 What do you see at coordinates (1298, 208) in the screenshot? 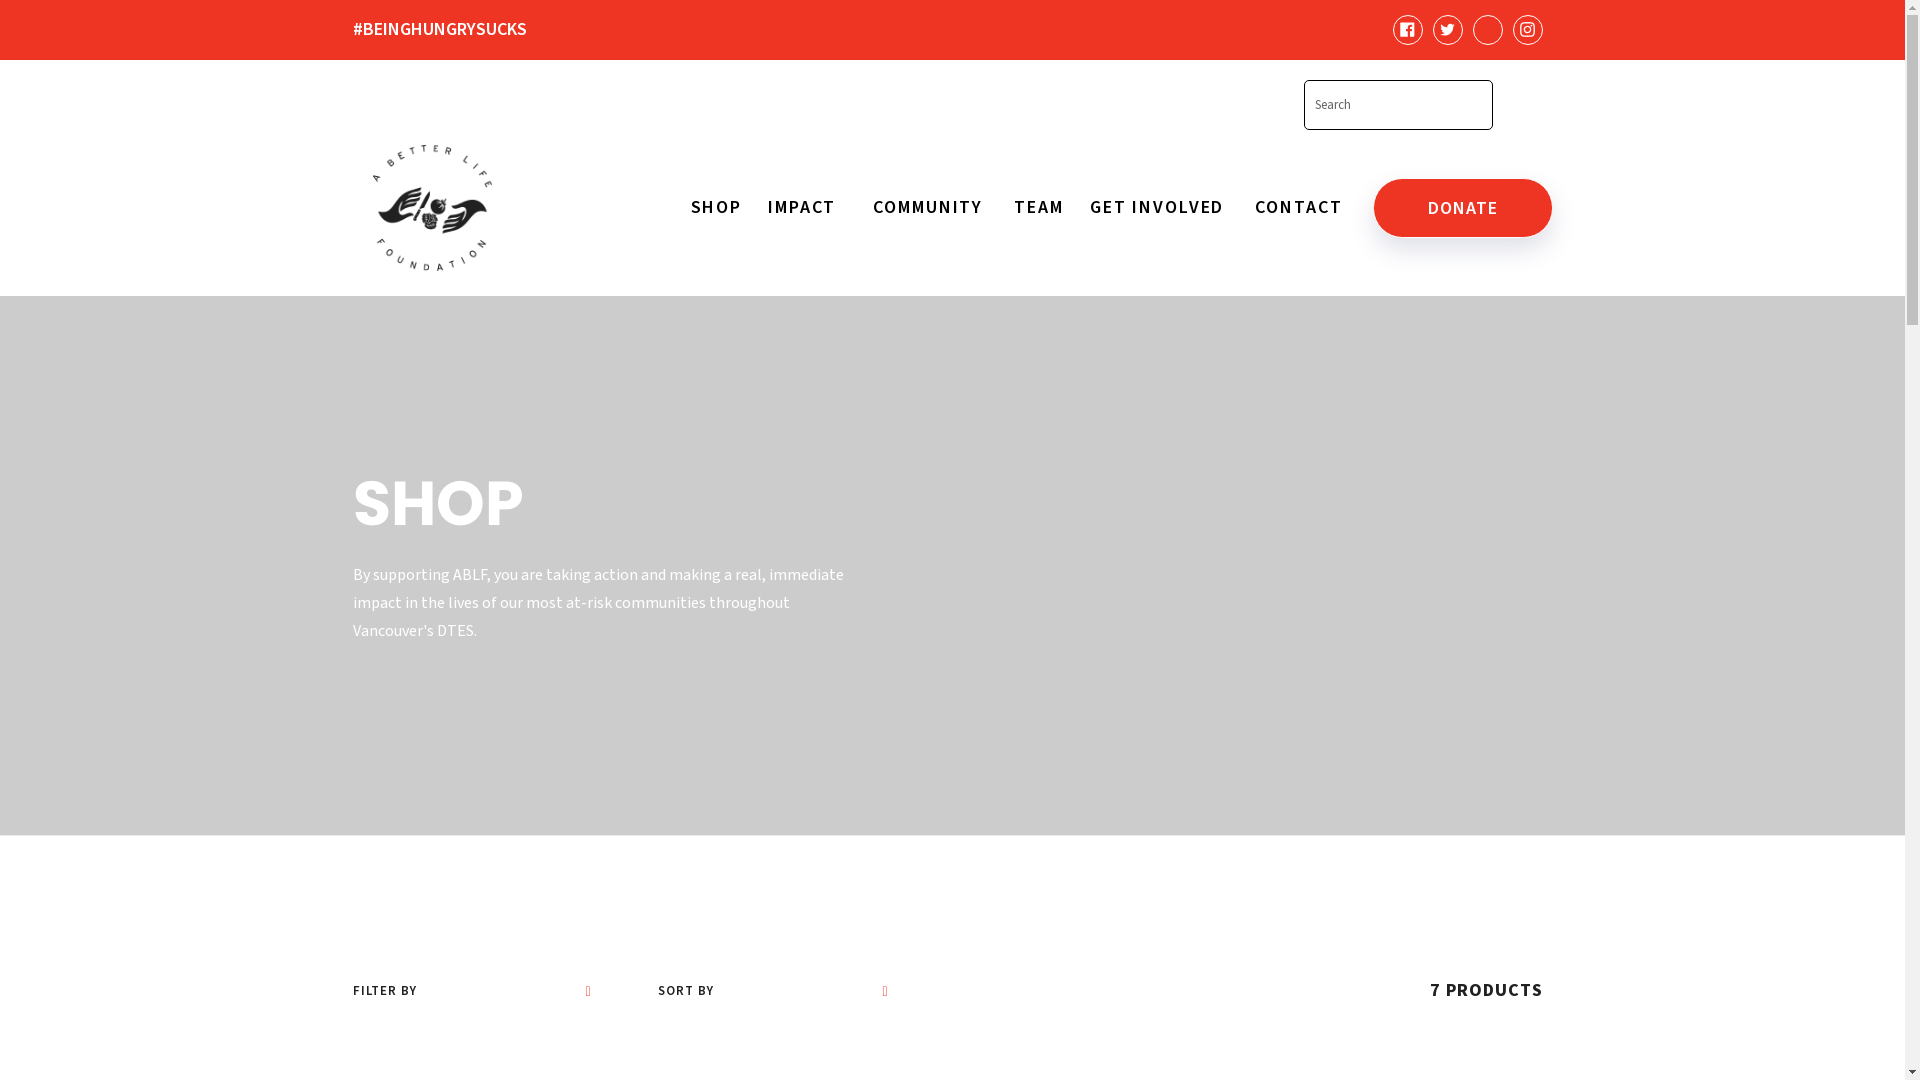
I see `'CONTACT'` at bounding box center [1298, 208].